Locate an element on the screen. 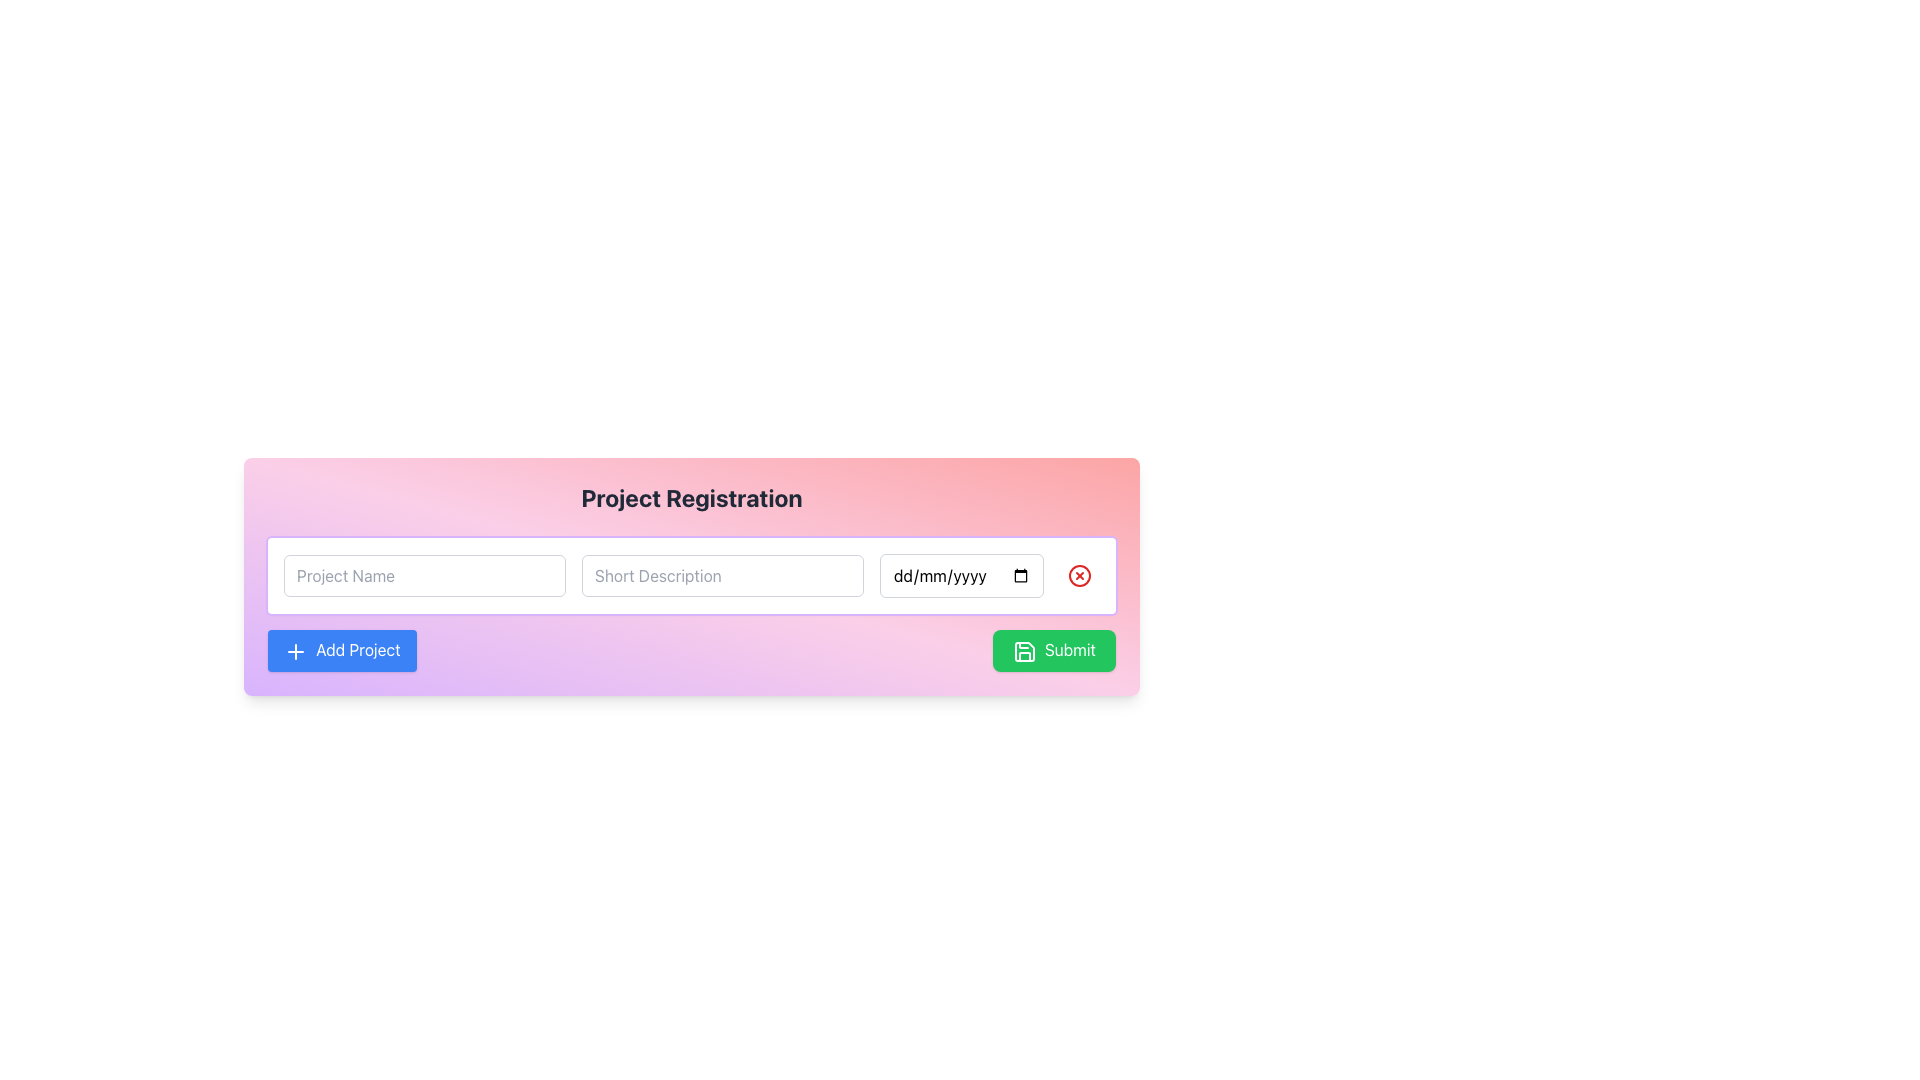  the circular clear button icon located to the right of the date input field for resetting the selected date is located at coordinates (1079, 575).